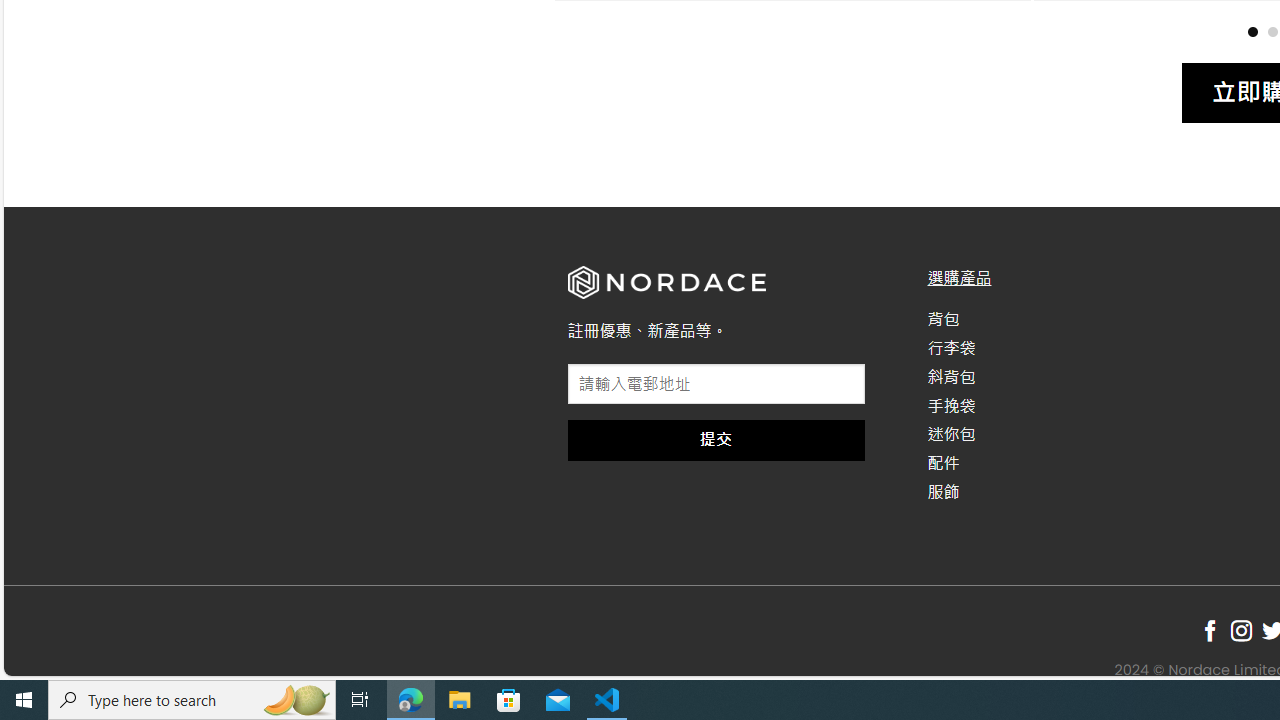 Image resolution: width=1280 pixels, height=720 pixels. I want to click on 'Page dot 1', so click(1251, 31).